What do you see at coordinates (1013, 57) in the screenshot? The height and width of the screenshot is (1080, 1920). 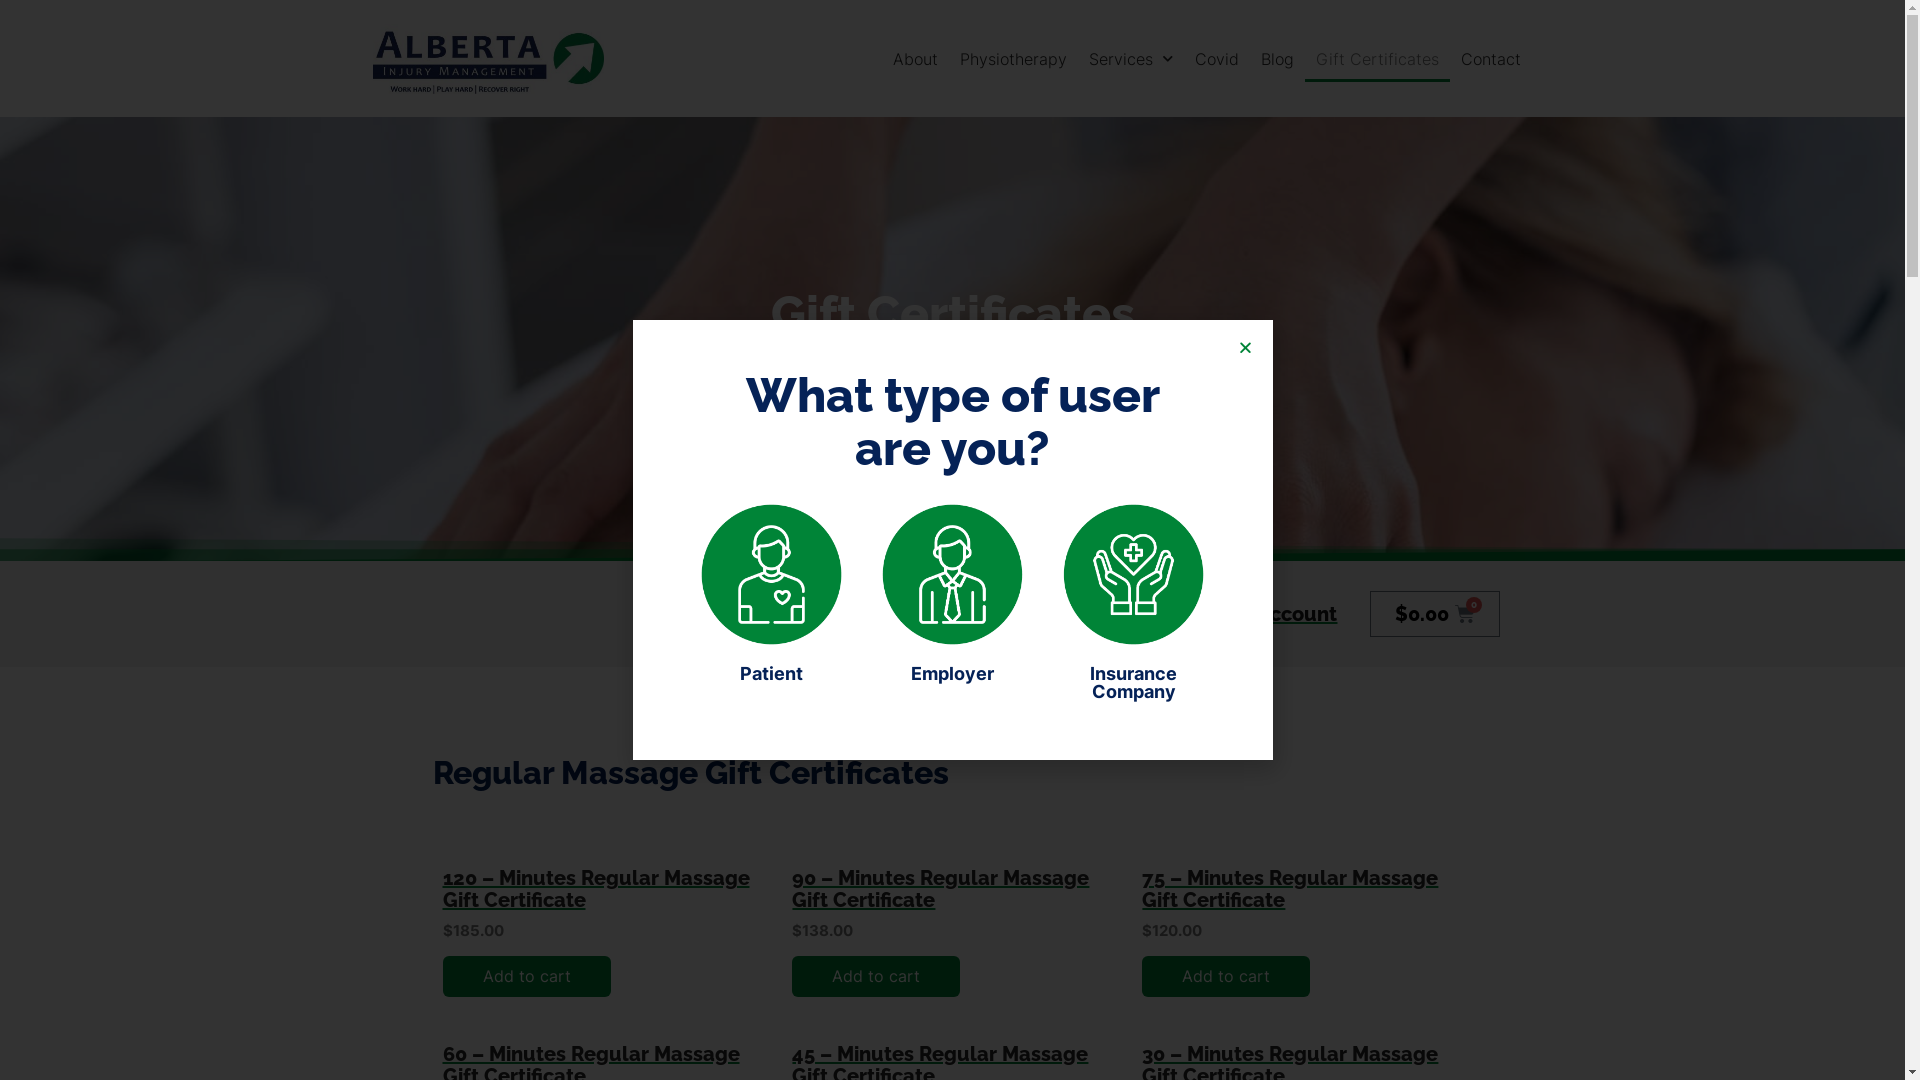 I see `'Physiotherapy'` at bounding box center [1013, 57].